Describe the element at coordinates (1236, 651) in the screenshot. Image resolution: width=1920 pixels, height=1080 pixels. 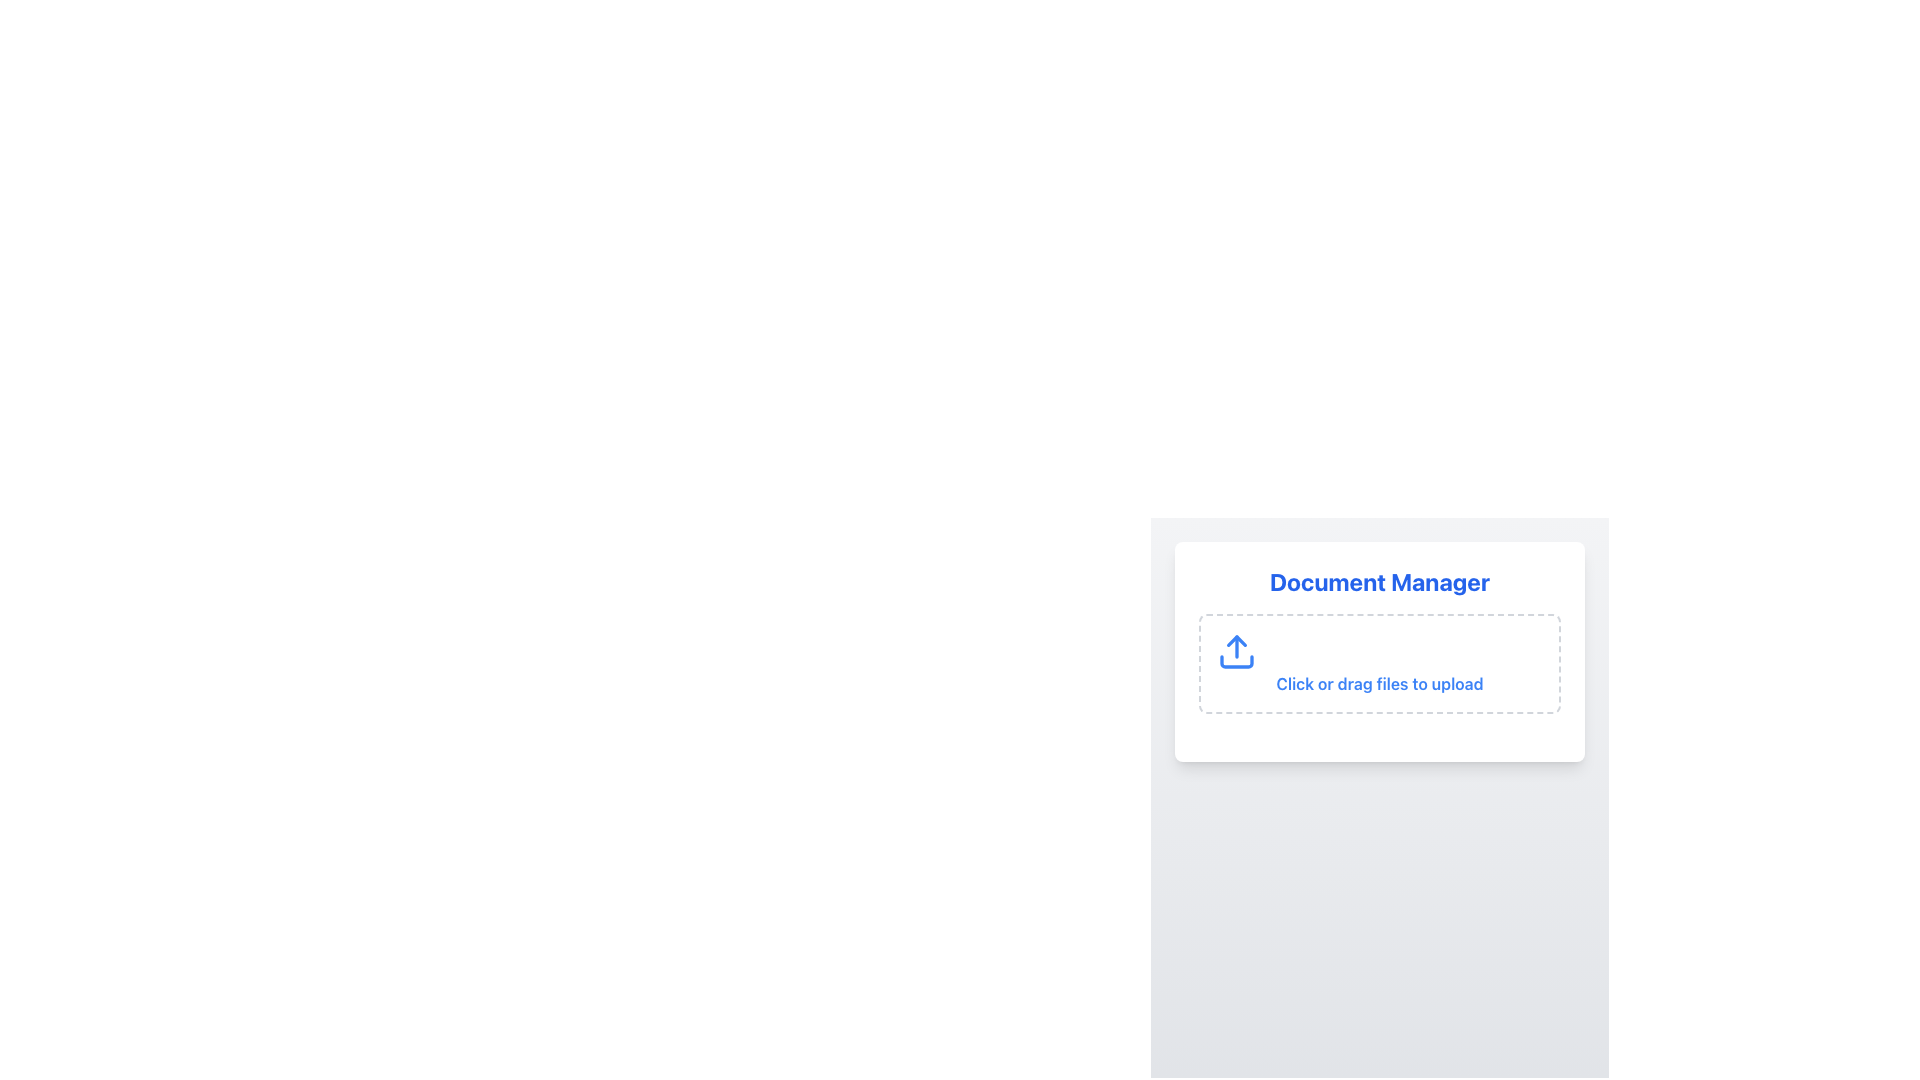
I see `the upload icon located on the left side of the 'Click or drag files to upload' box, directly below the 'Document Manager' text` at that location.